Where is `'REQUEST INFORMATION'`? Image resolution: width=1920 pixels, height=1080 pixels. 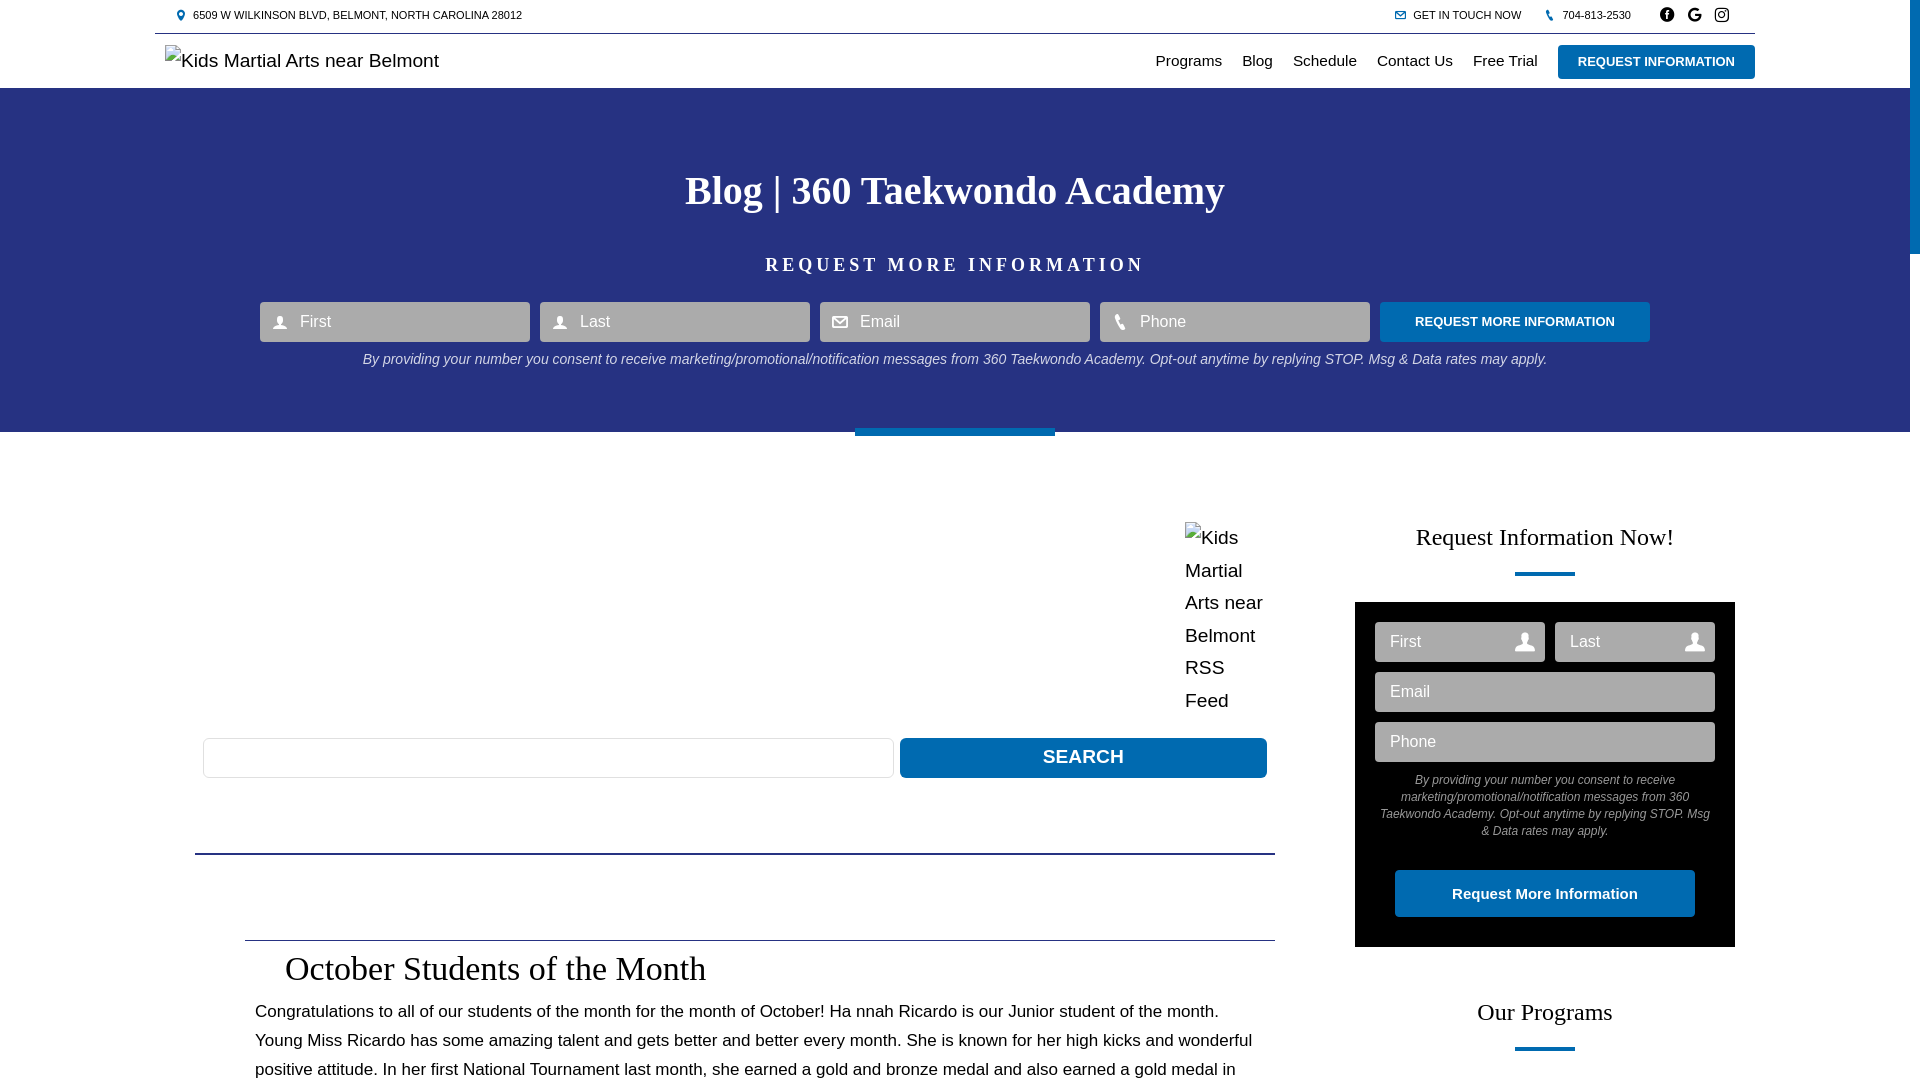
'REQUEST INFORMATION' is located at coordinates (1656, 60).